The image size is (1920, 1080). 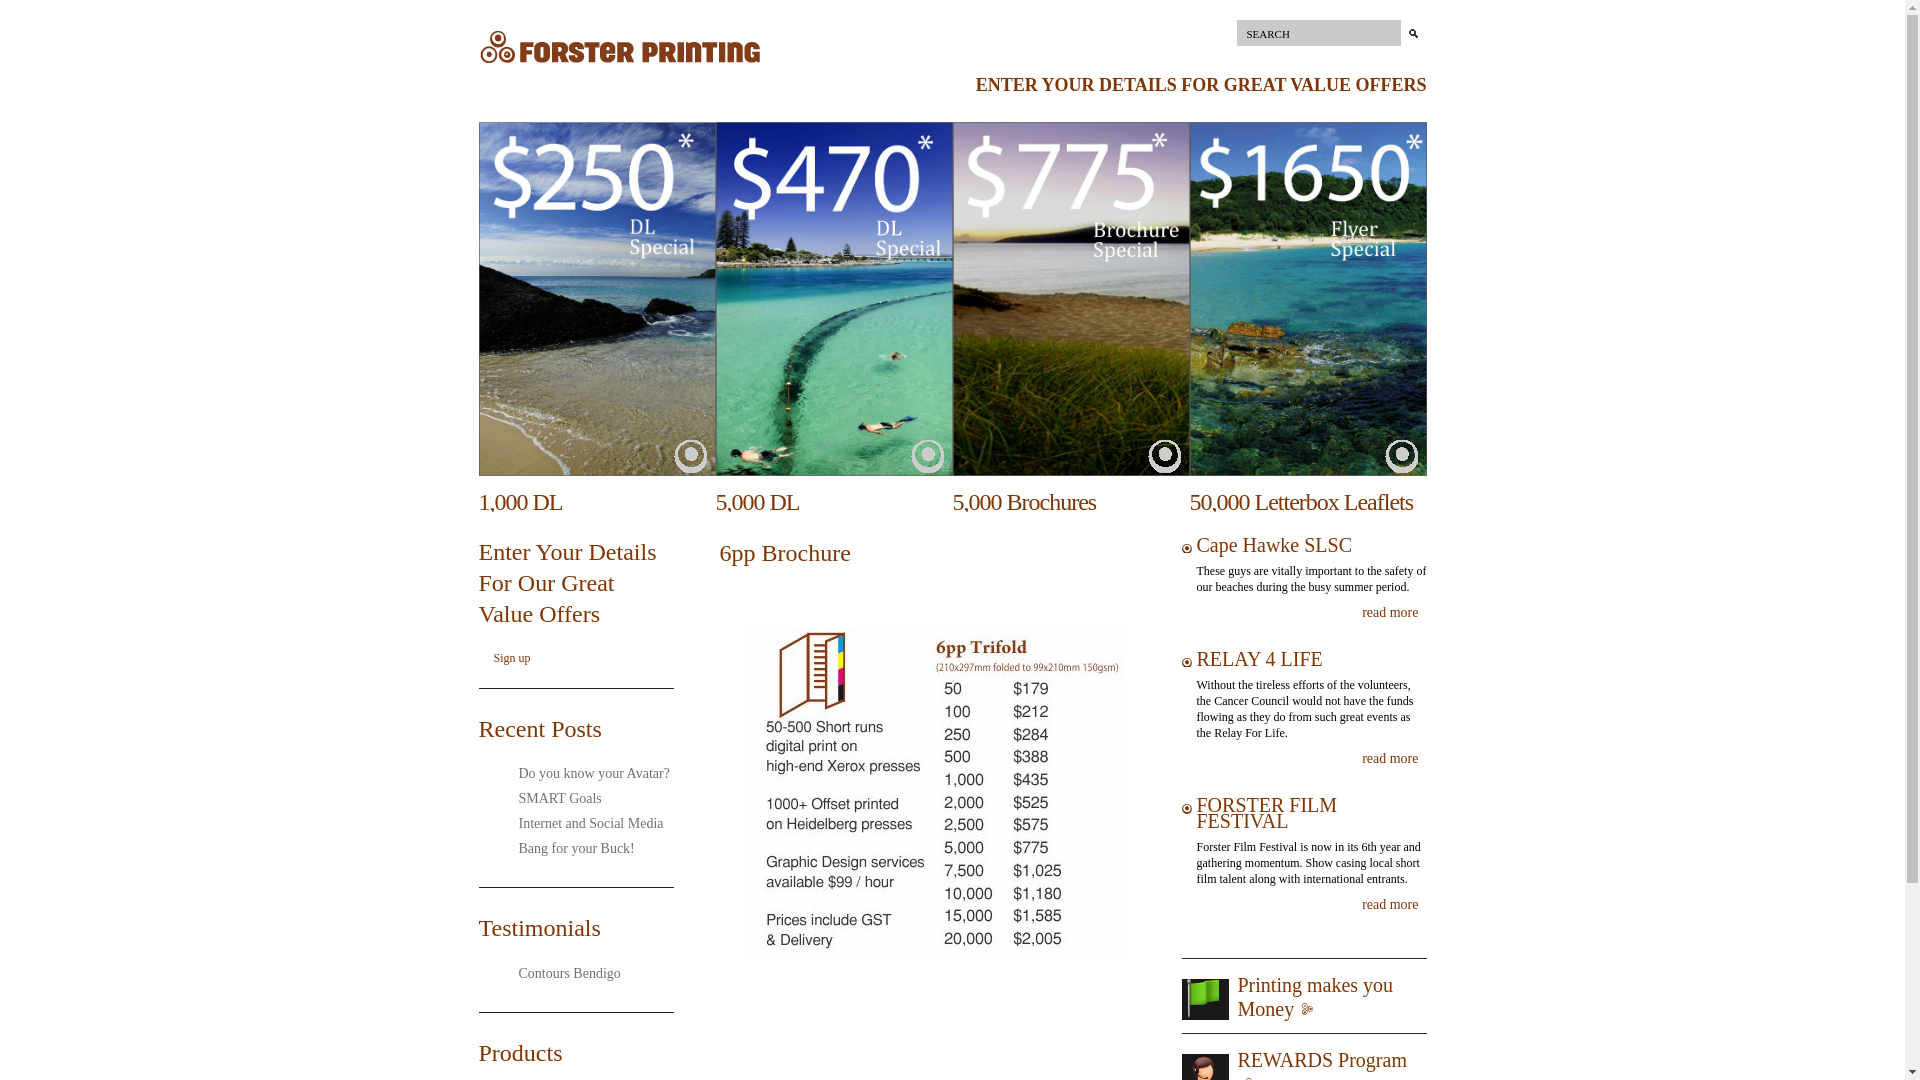 What do you see at coordinates (834, 299) in the screenshot?
I see `'banner-img2'` at bounding box center [834, 299].